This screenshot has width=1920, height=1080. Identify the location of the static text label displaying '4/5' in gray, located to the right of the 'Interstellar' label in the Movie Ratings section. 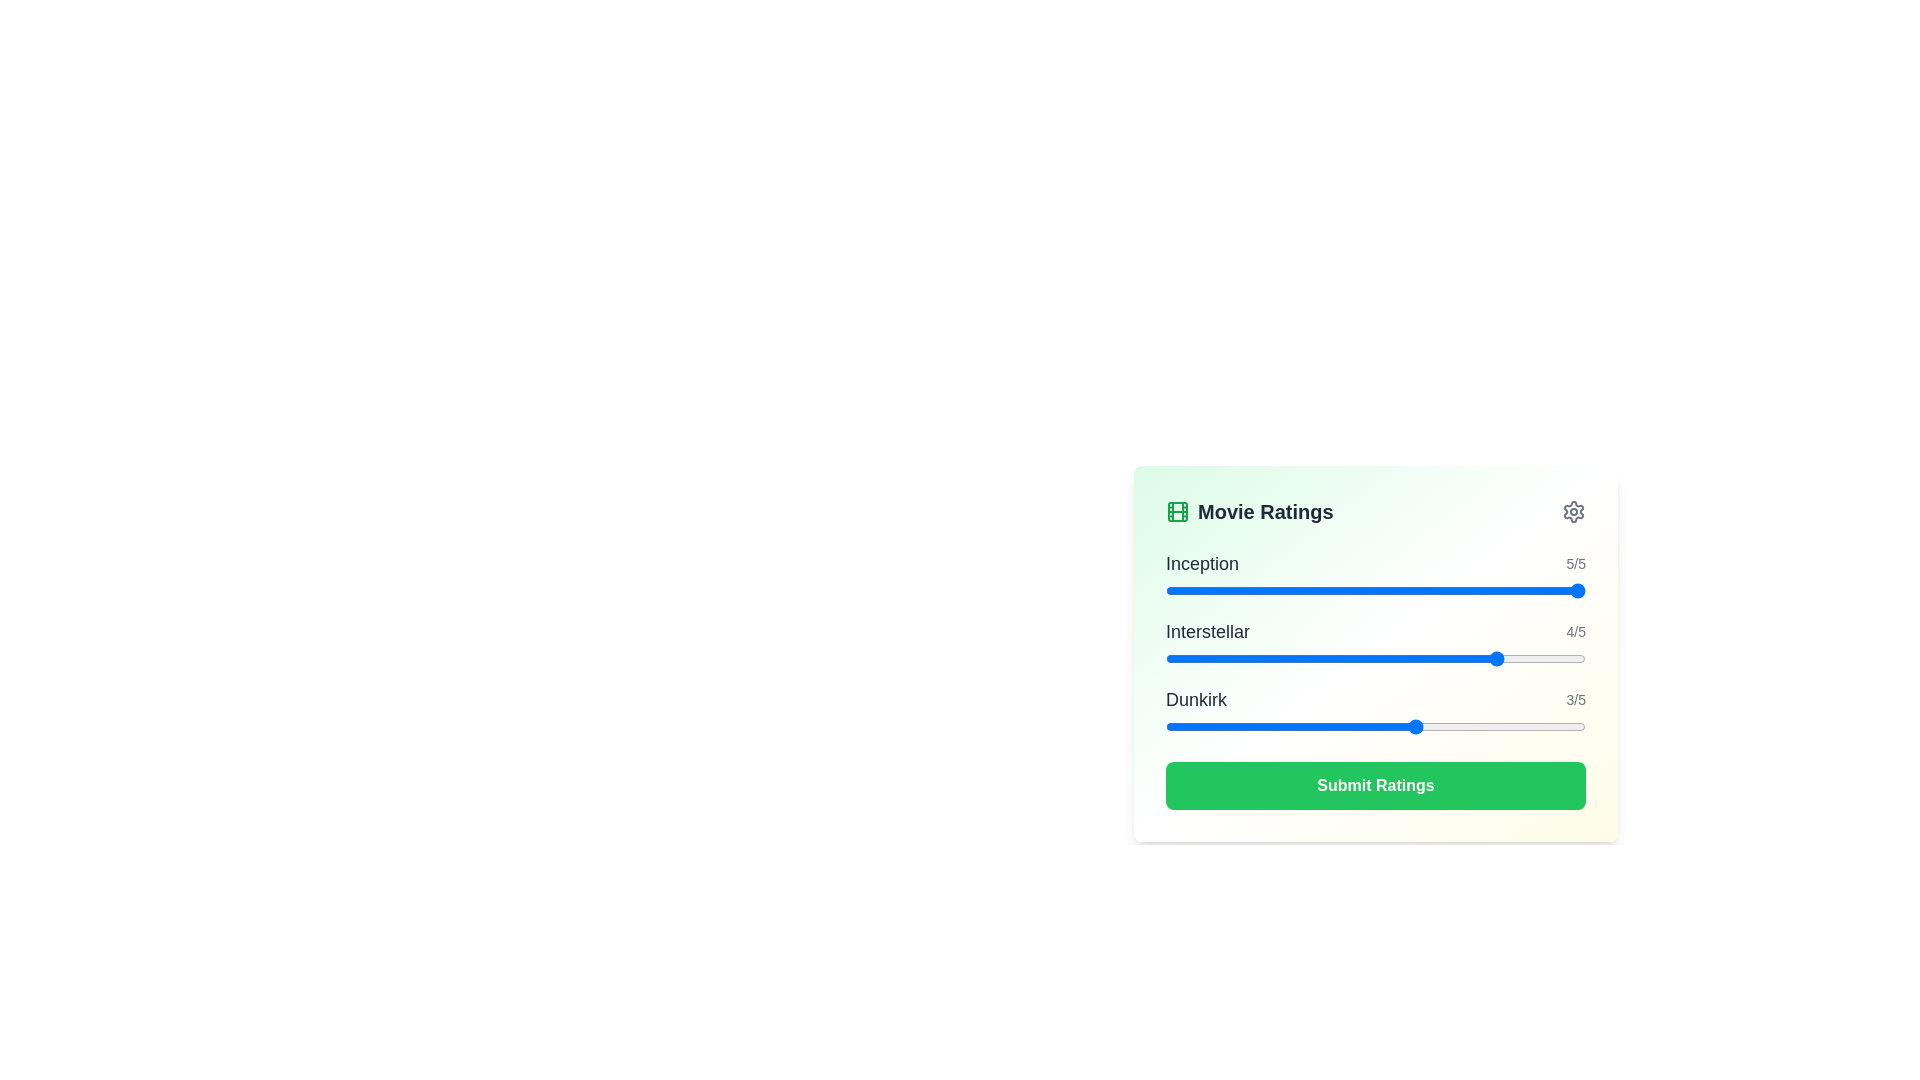
(1575, 632).